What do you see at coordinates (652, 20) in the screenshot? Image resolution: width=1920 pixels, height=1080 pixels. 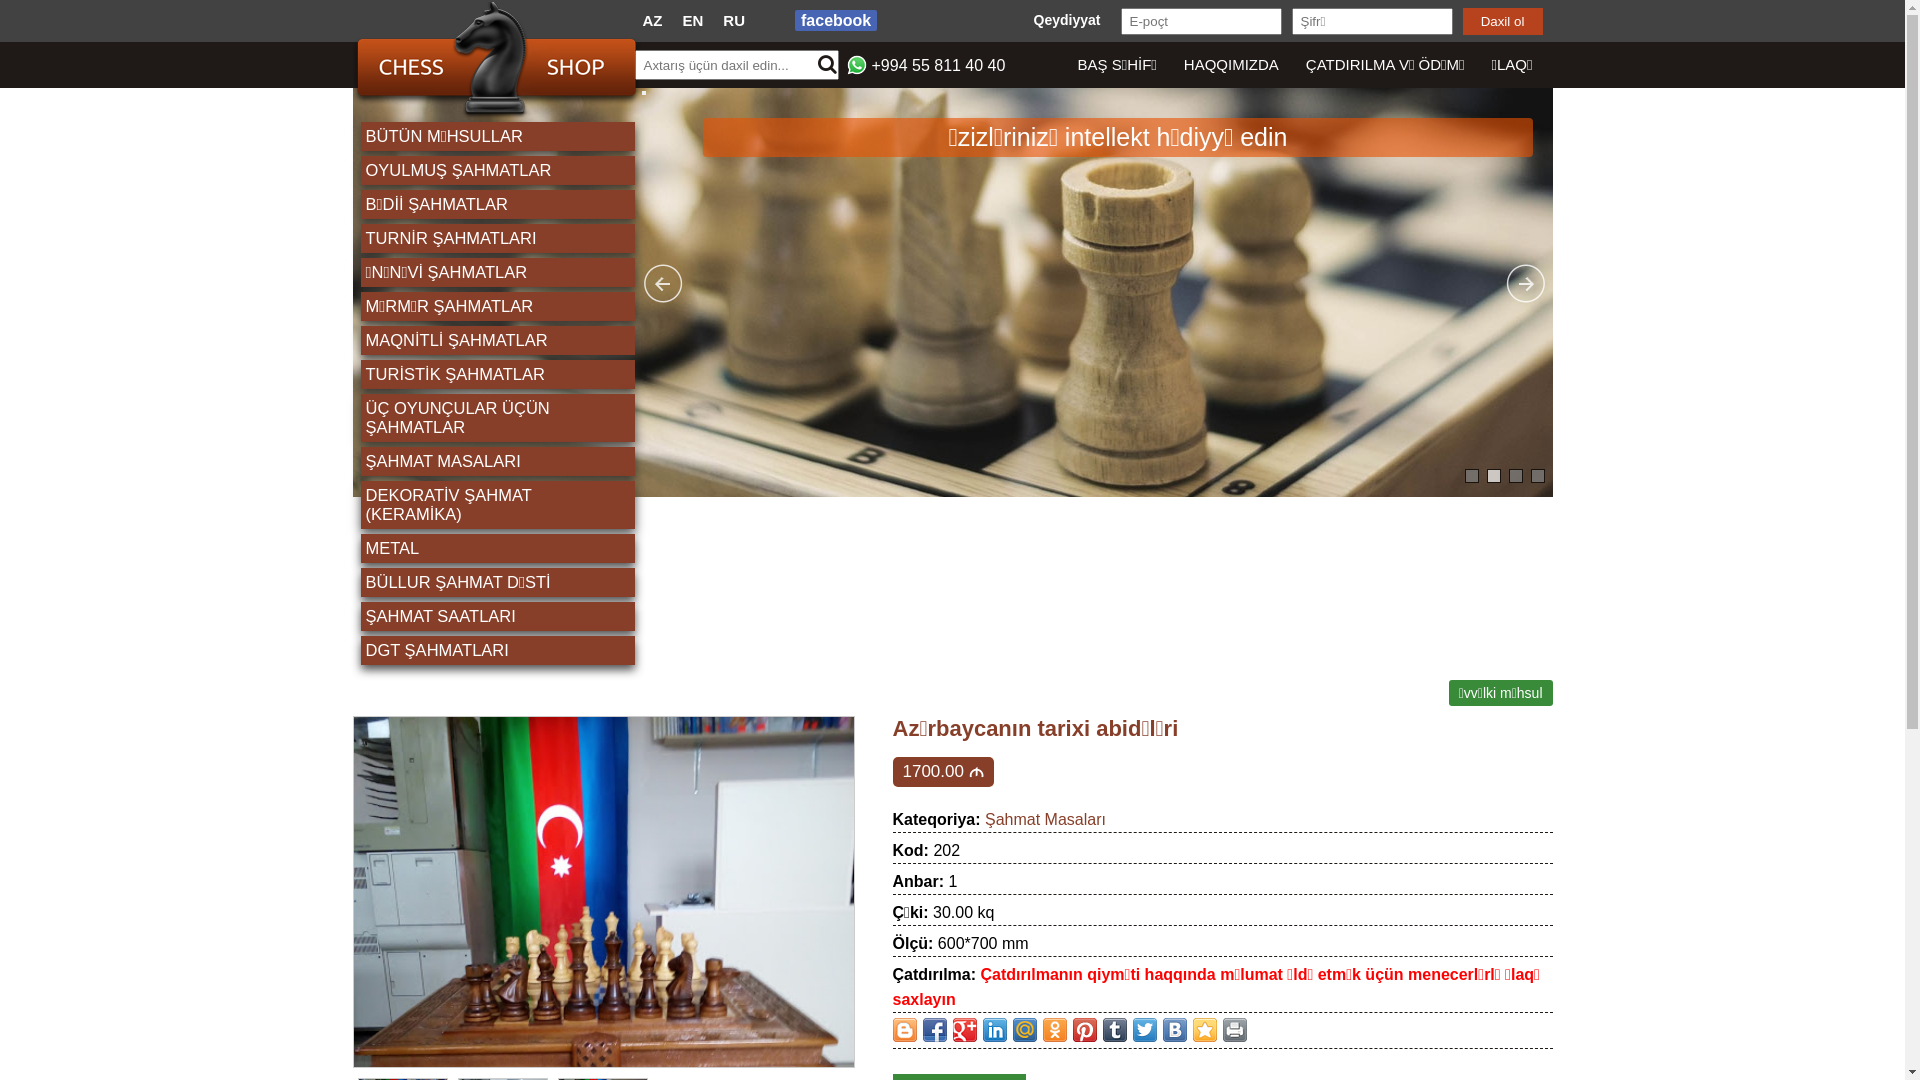 I see `'AZ'` at bounding box center [652, 20].